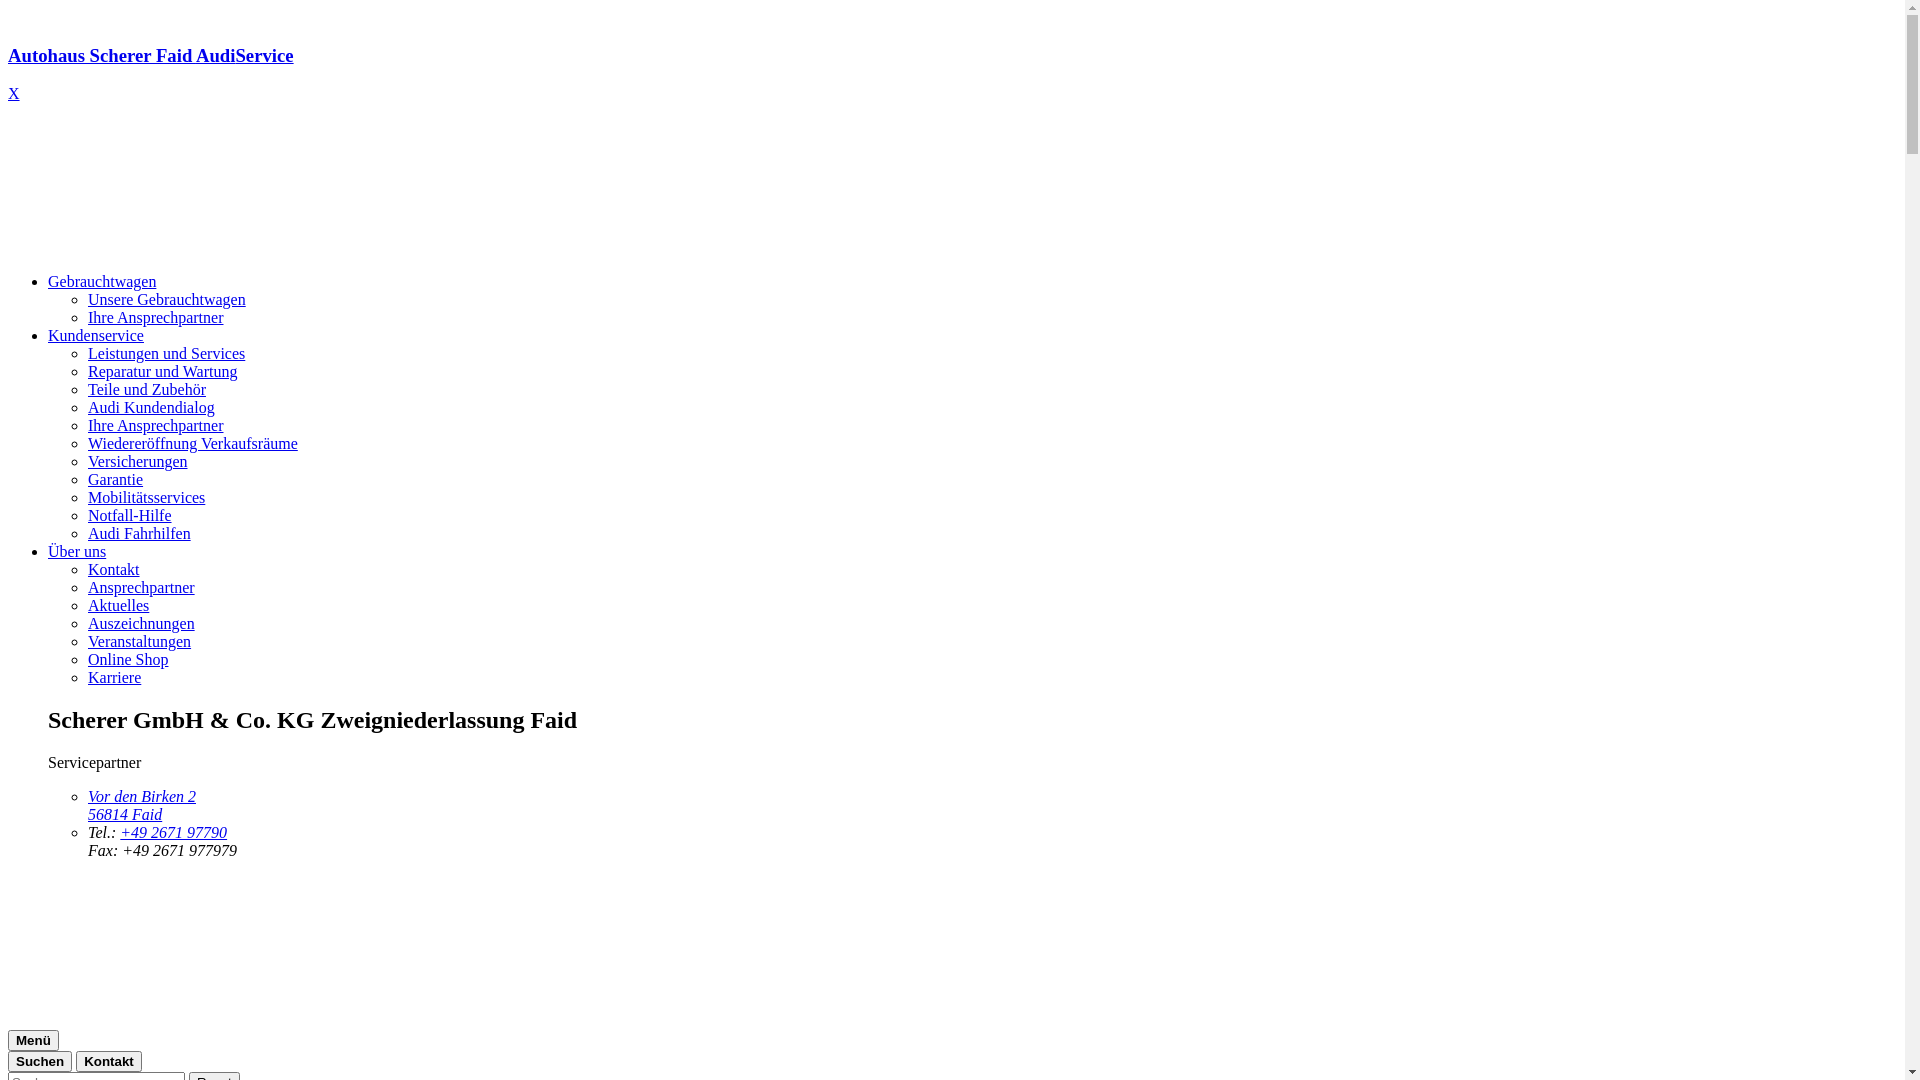 Image resolution: width=1920 pixels, height=1080 pixels. I want to click on 'Autohaus Scherer Faid AudiService', so click(951, 73).